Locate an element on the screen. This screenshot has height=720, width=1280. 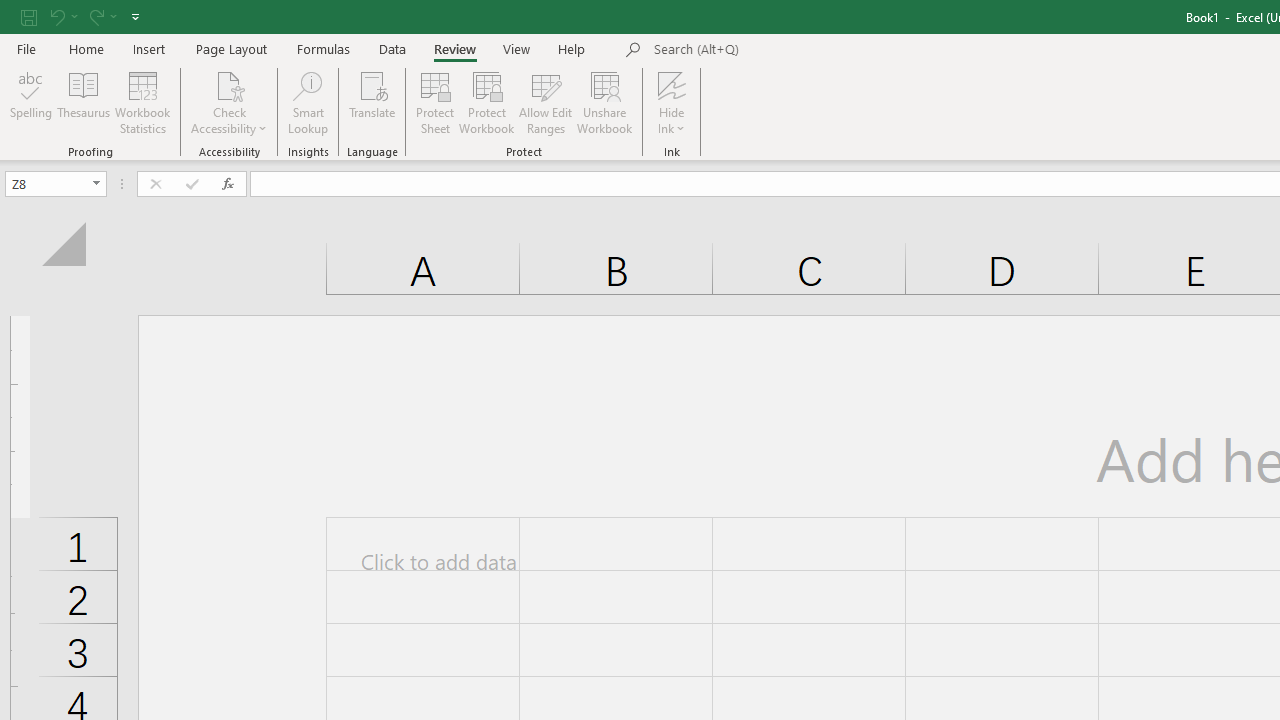
'Check Accessibility' is located at coordinates (229, 84).